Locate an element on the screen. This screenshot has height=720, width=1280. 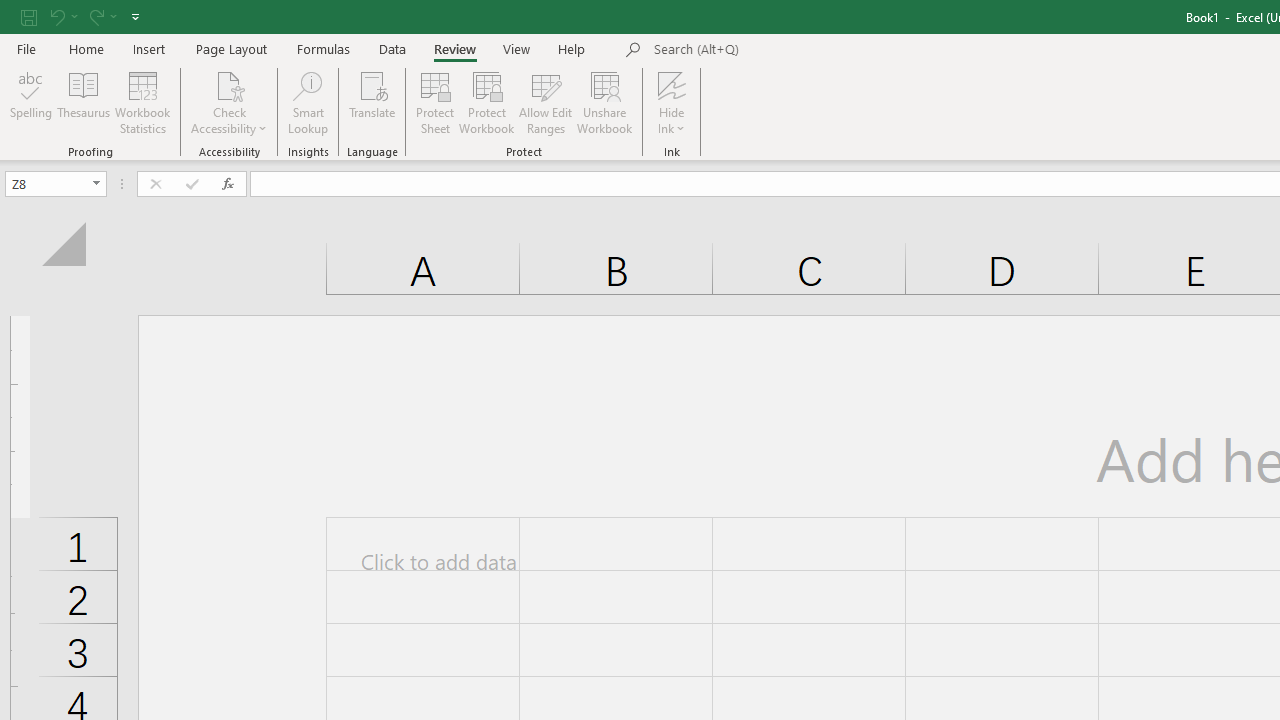
'Check Accessibility' is located at coordinates (229, 84).